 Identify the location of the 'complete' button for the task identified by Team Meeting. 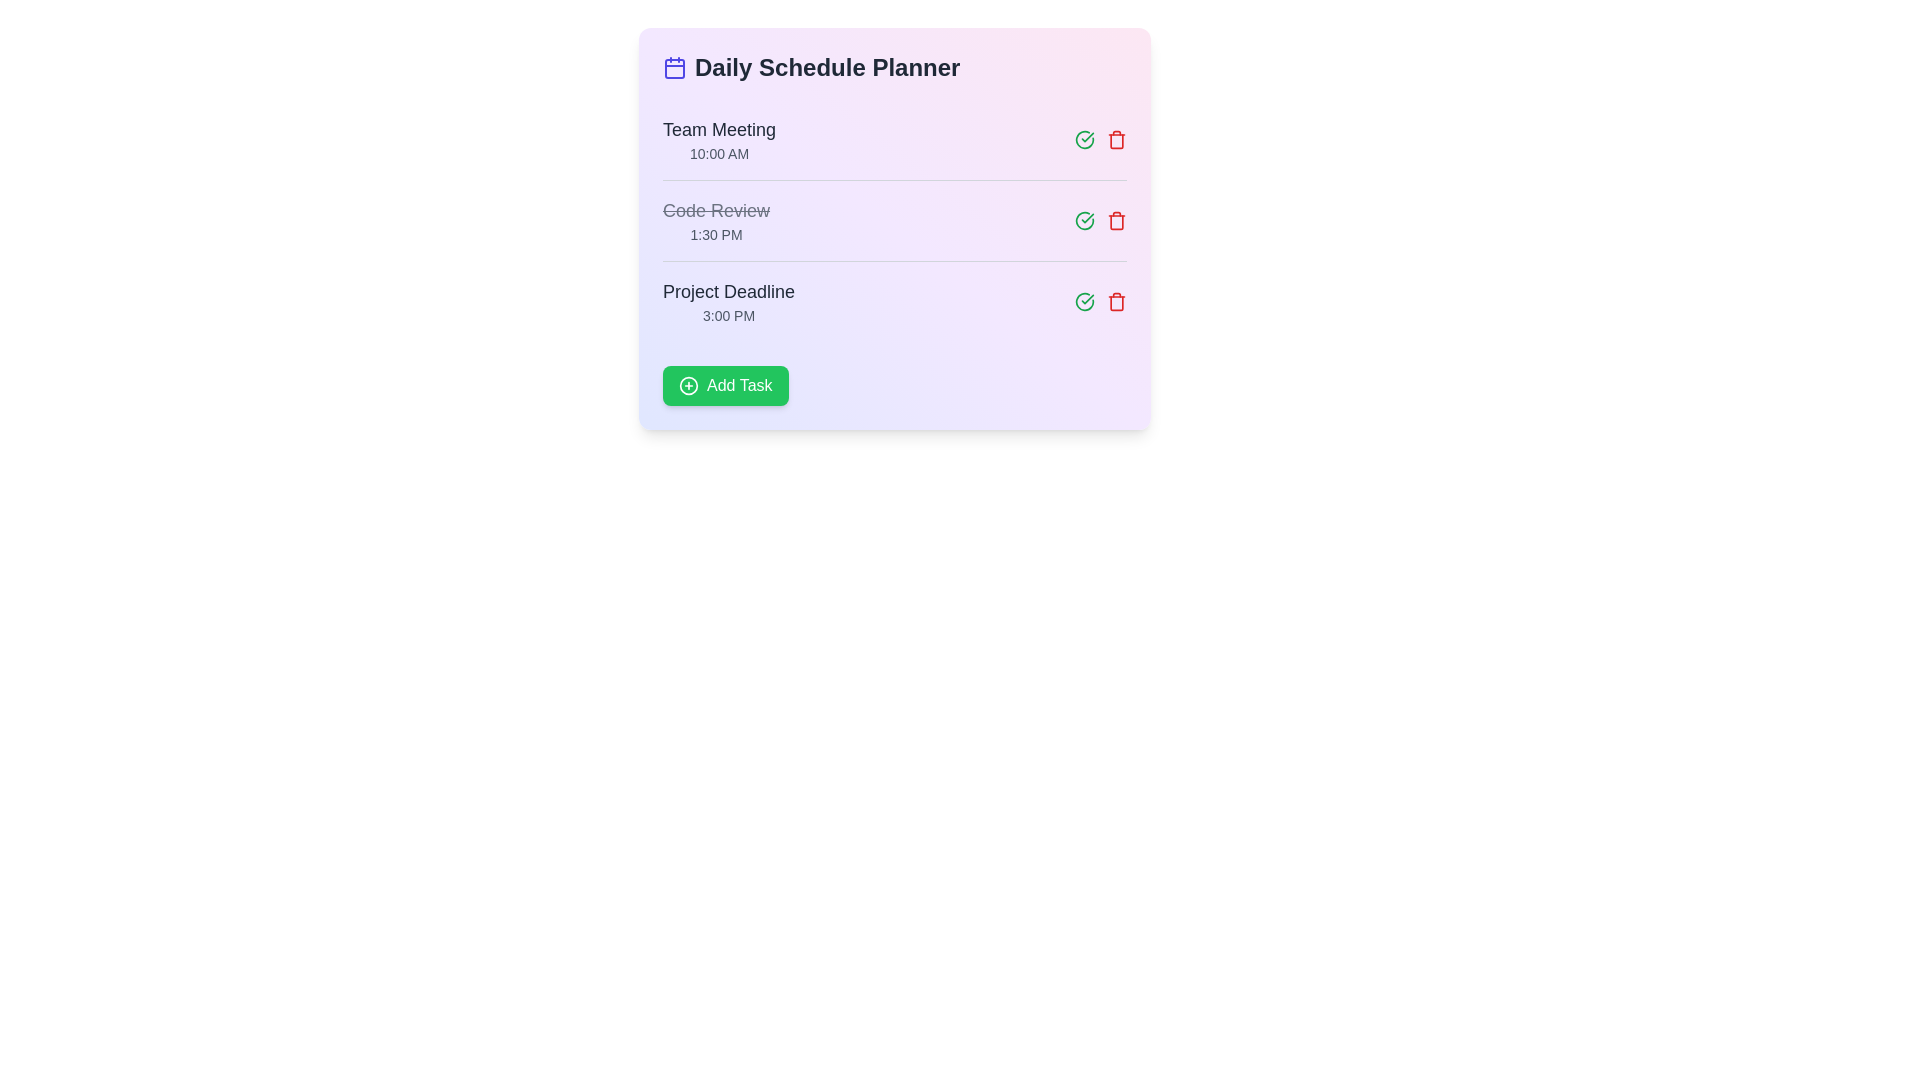
(1083, 138).